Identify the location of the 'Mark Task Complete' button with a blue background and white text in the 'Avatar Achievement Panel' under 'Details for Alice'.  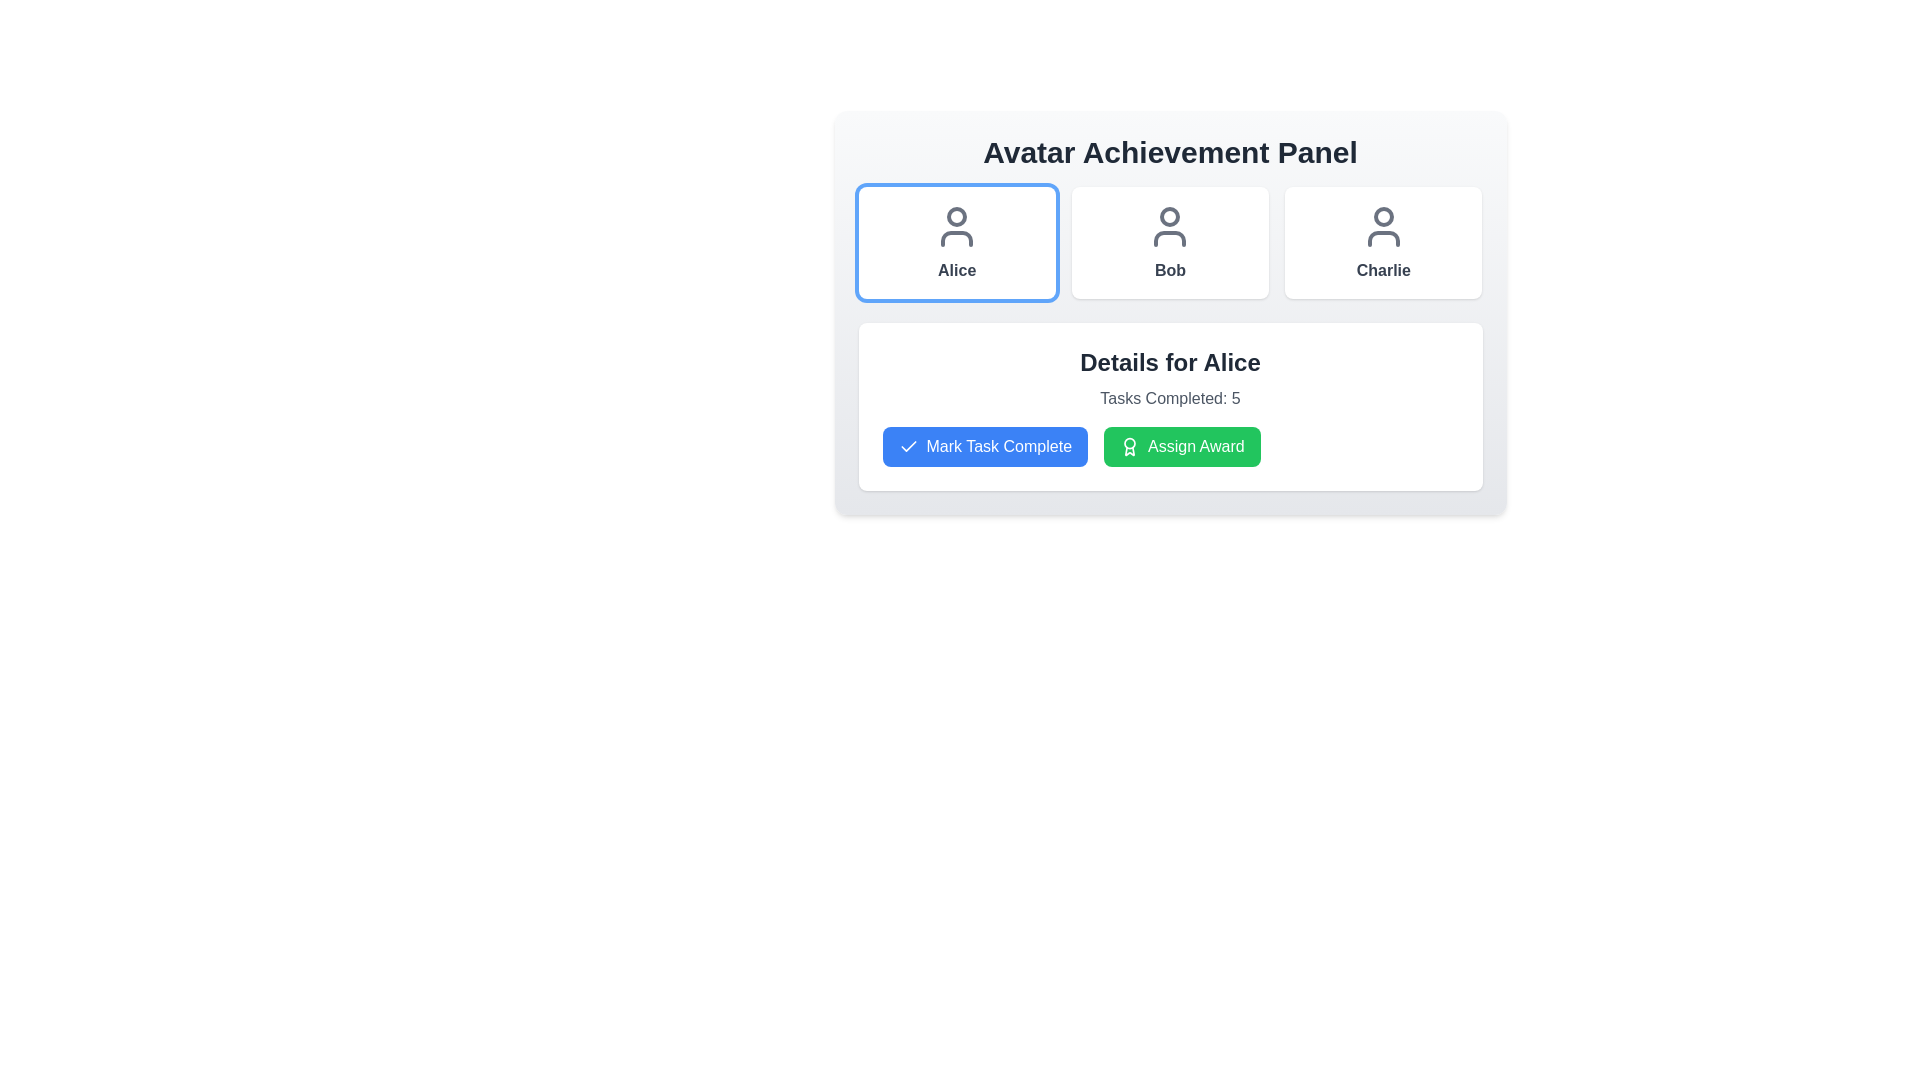
(985, 446).